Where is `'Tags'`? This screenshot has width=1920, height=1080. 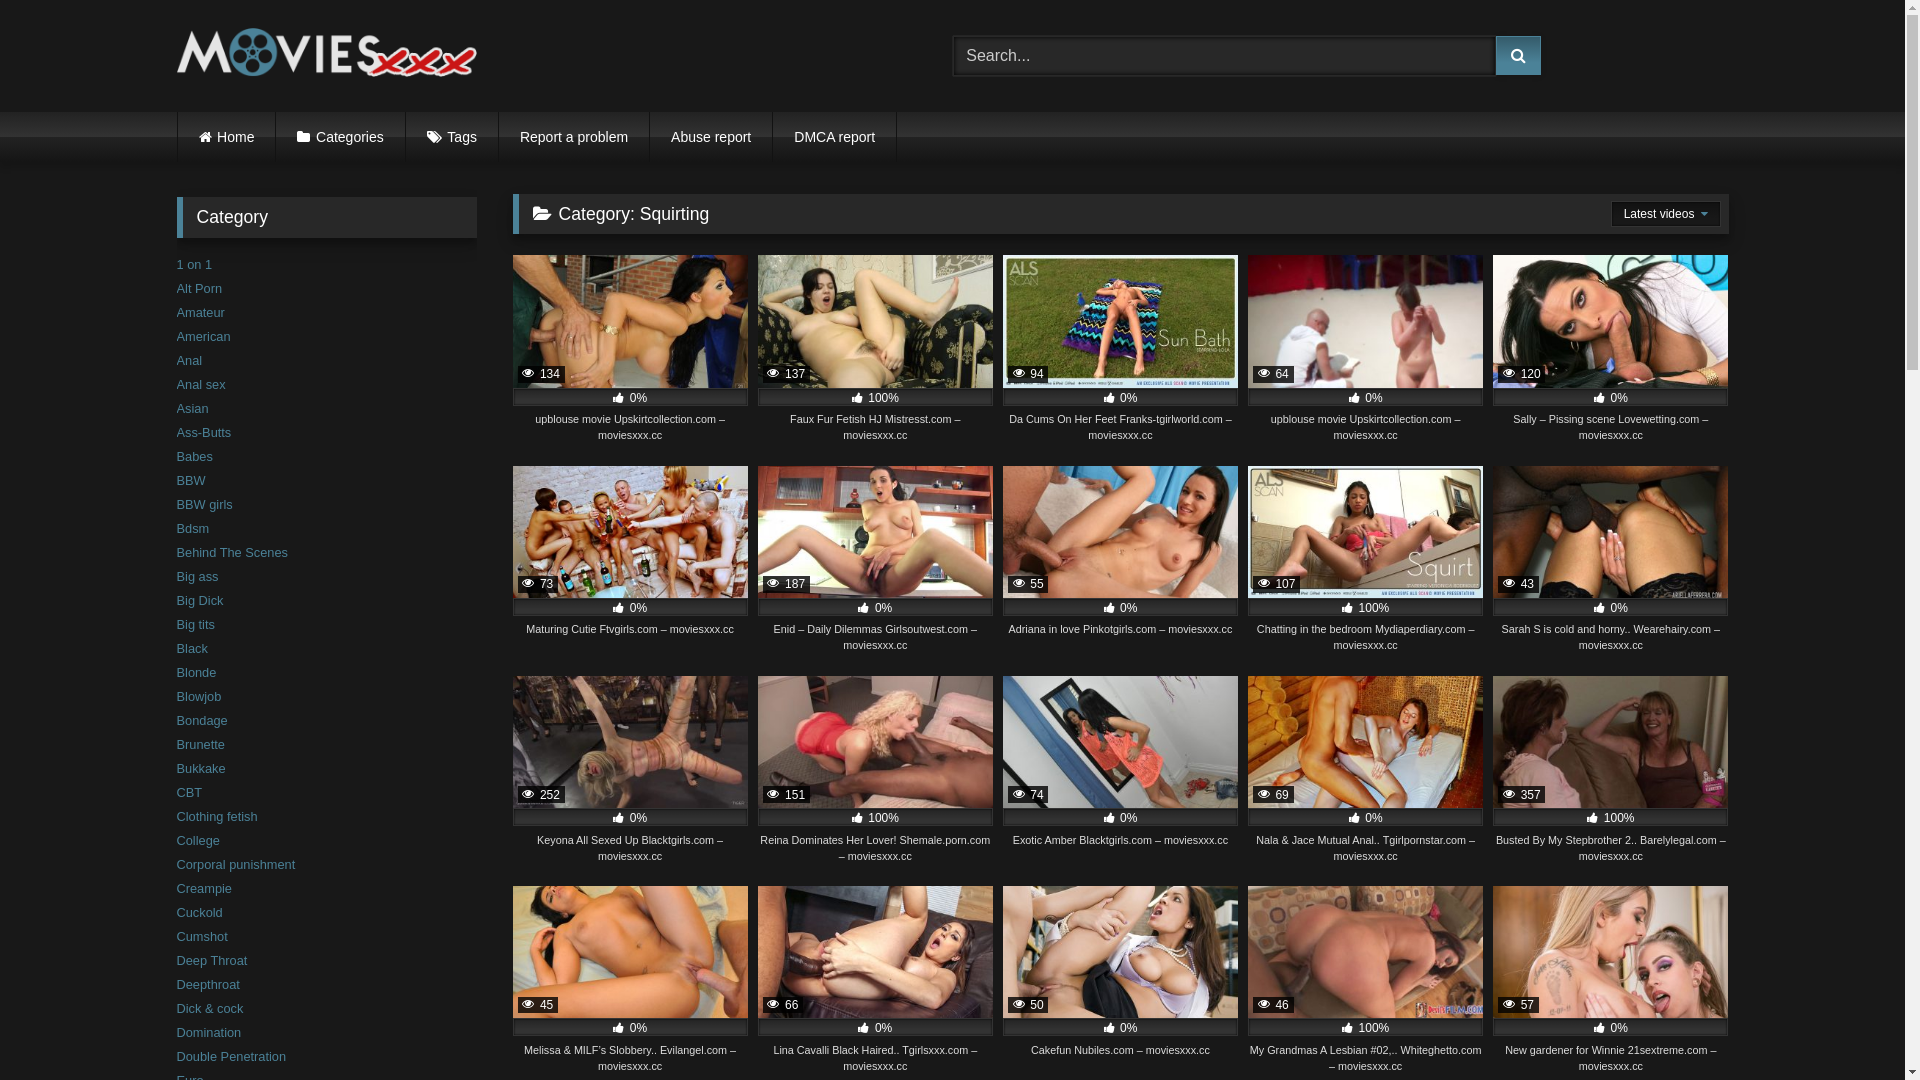 'Tags' is located at coordinates (450, 136).